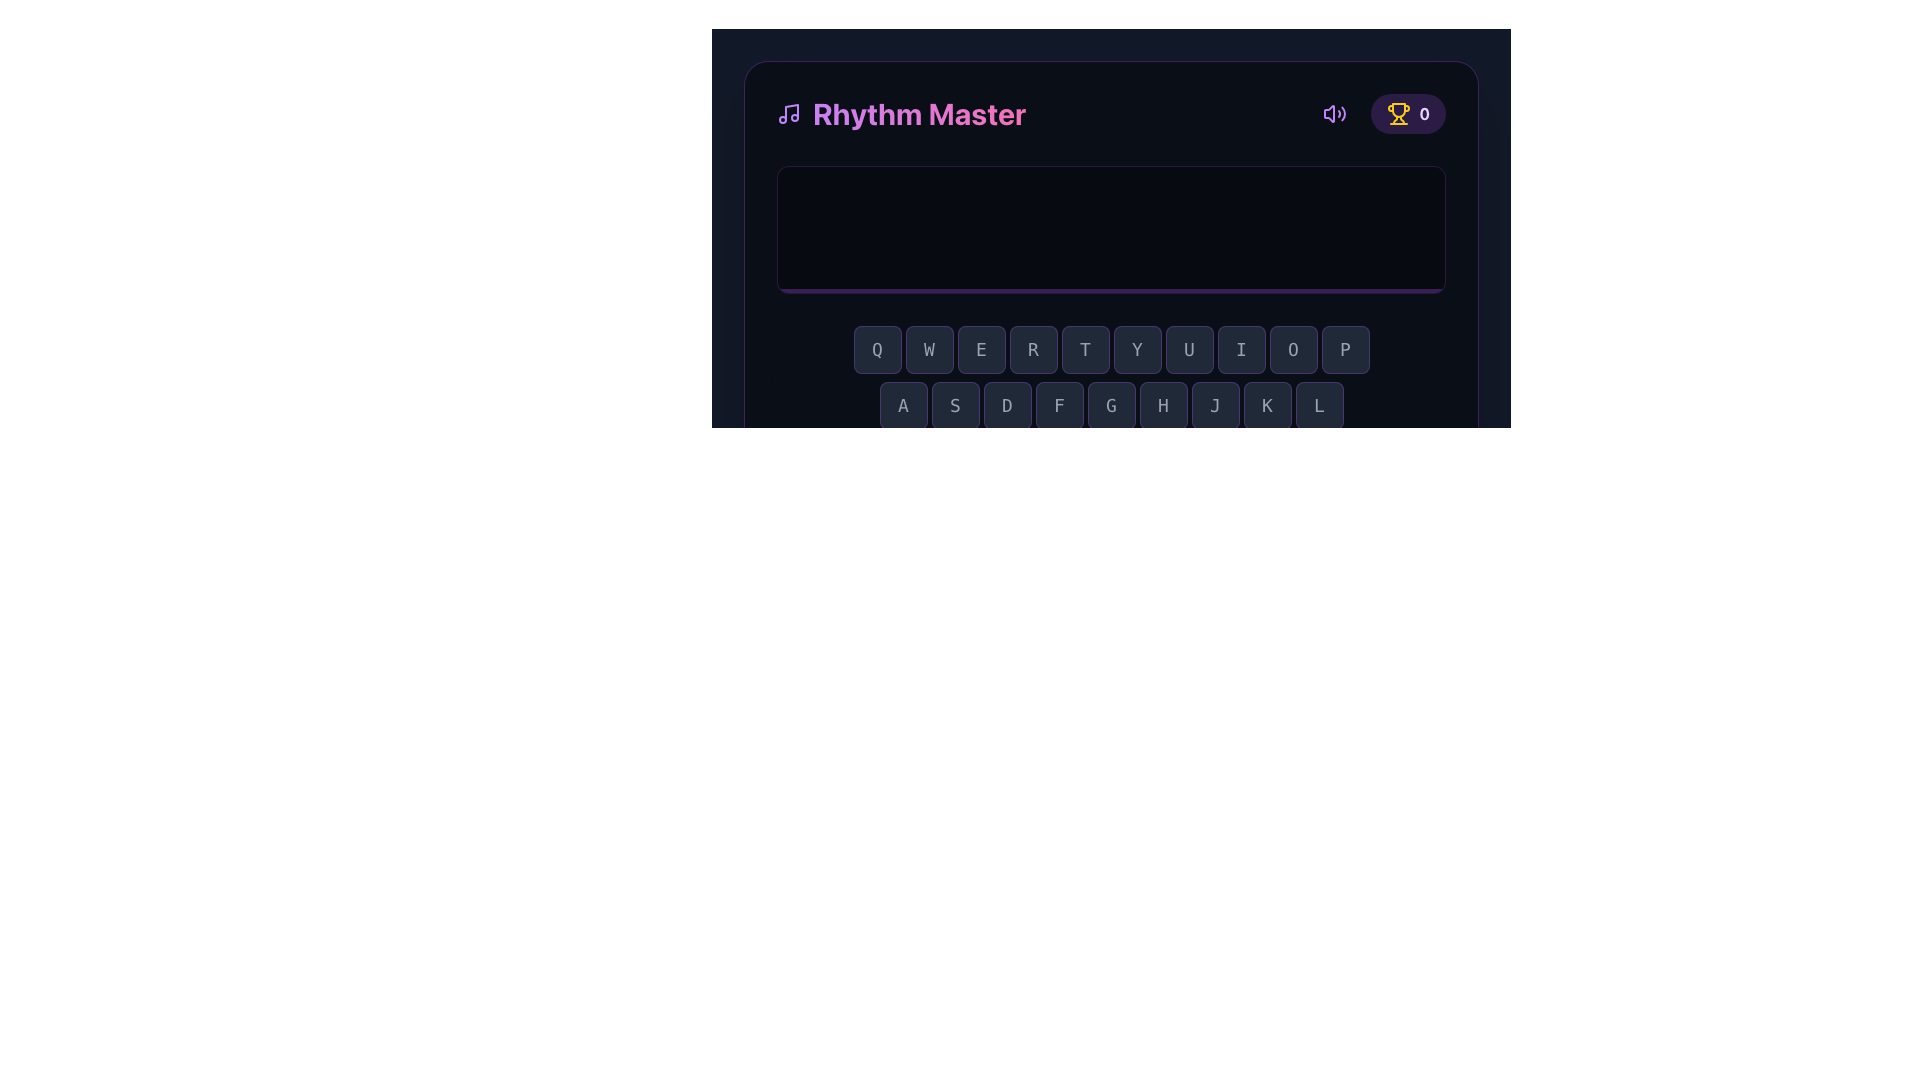 This screenshot has width=1920, height=1080. Describe the element at coordinates (1240, 349) in the screenshot. I see `the virtual keyboard button representing the letter 'I' located at the eighth position in a horizontal sequence of letter buttons to input the letter 'I'` at that location.